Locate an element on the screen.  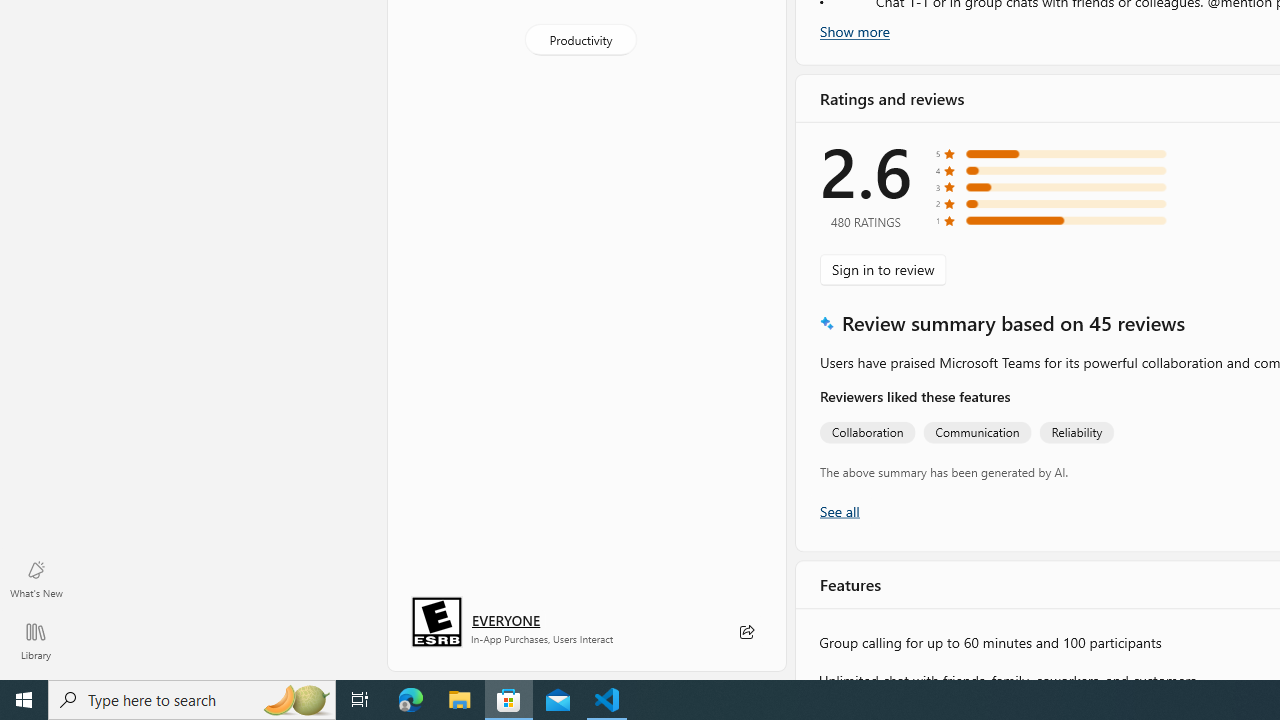
'Show more' is located at coordinates (855, 31).